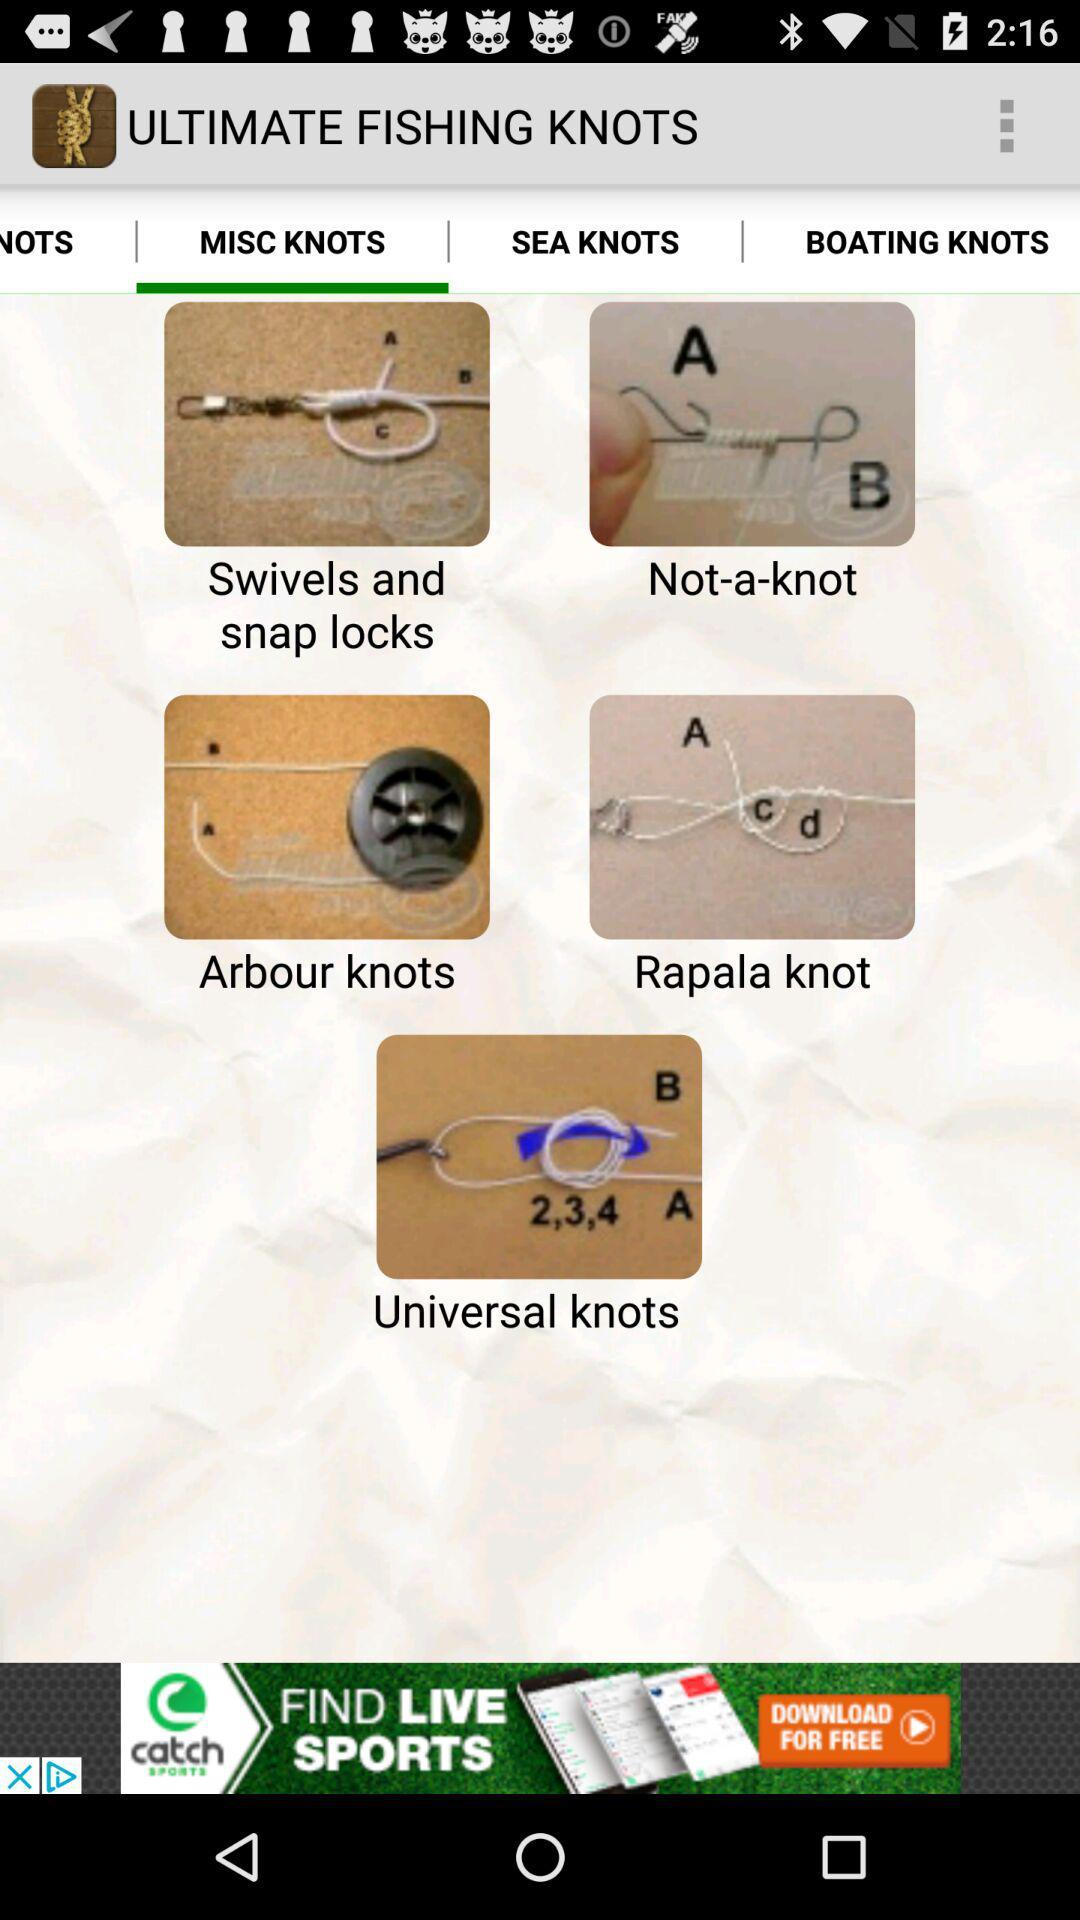 Image resolution: width=1080 pixels, height=1920 pixels. I want to click on universal knots tutorial, so click(538, 1156).